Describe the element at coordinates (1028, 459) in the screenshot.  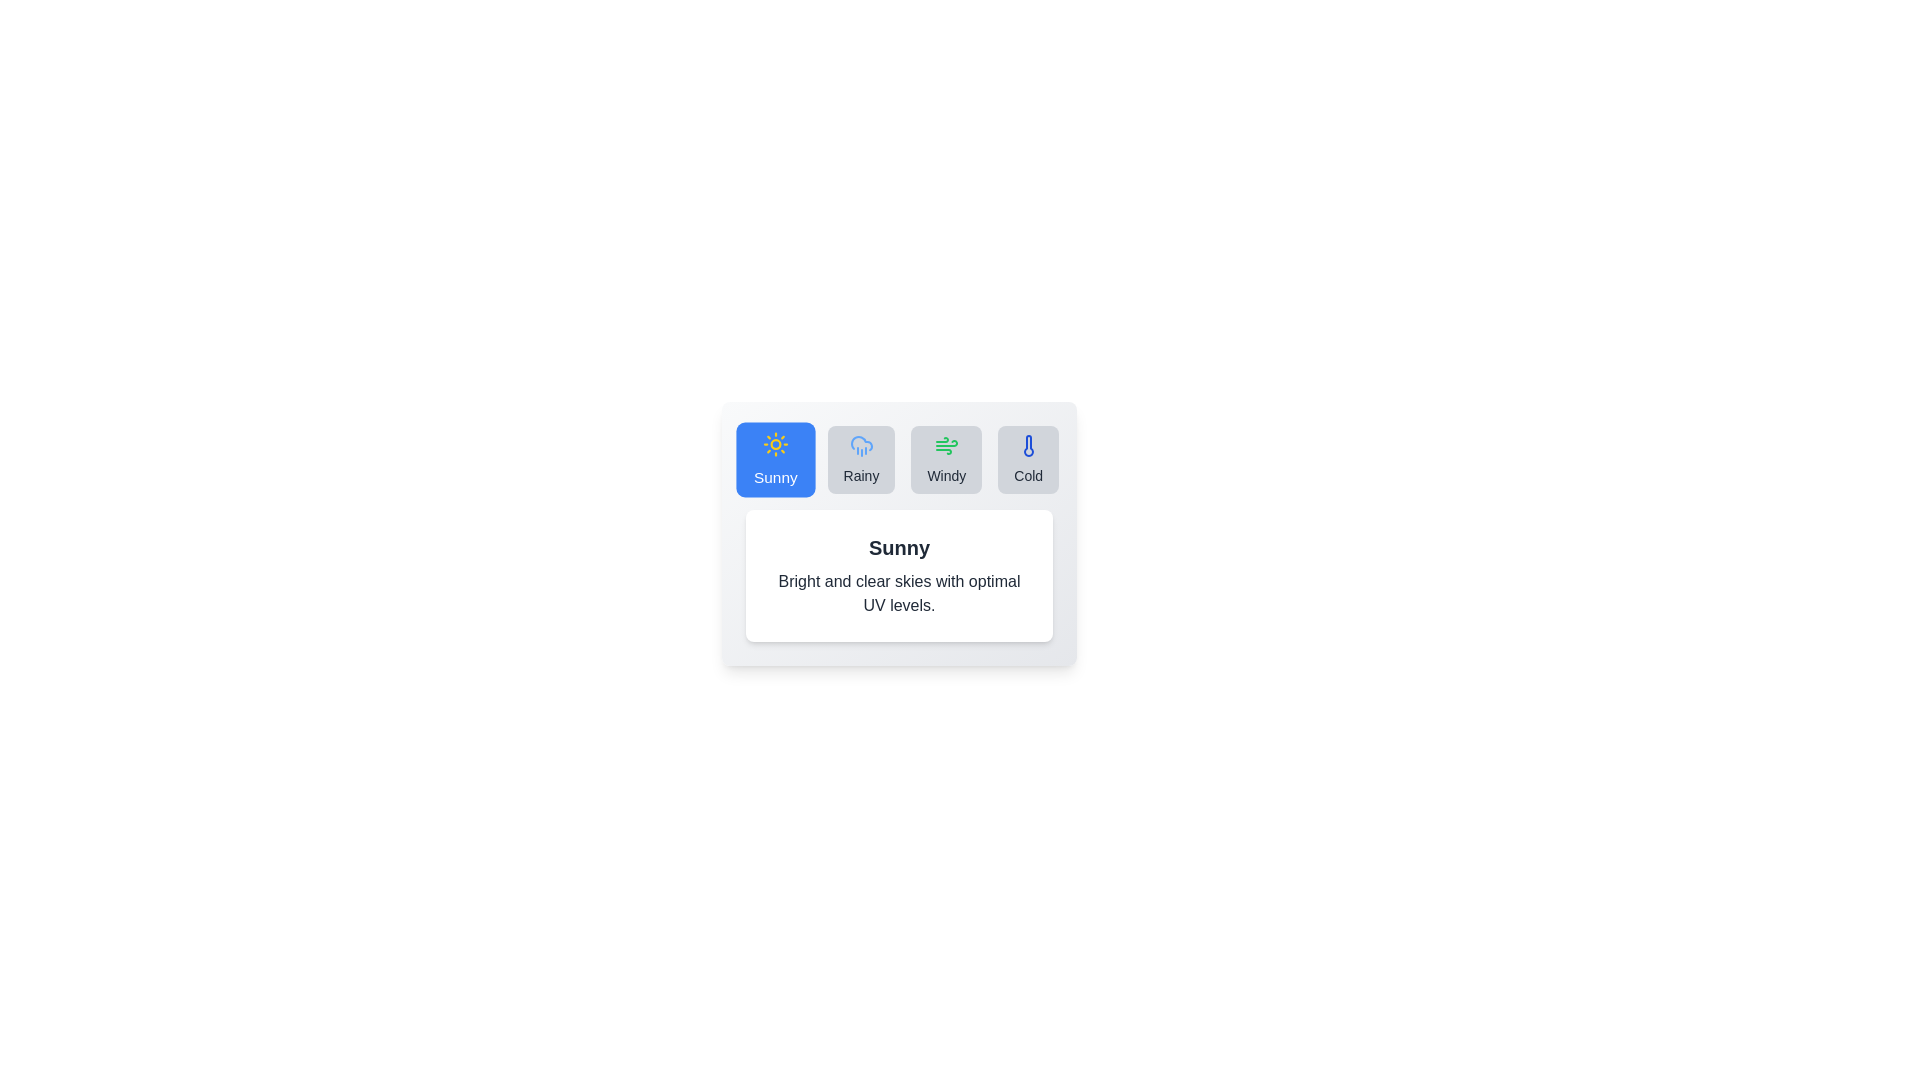
I see `the Cold tab to view its content` at that location.